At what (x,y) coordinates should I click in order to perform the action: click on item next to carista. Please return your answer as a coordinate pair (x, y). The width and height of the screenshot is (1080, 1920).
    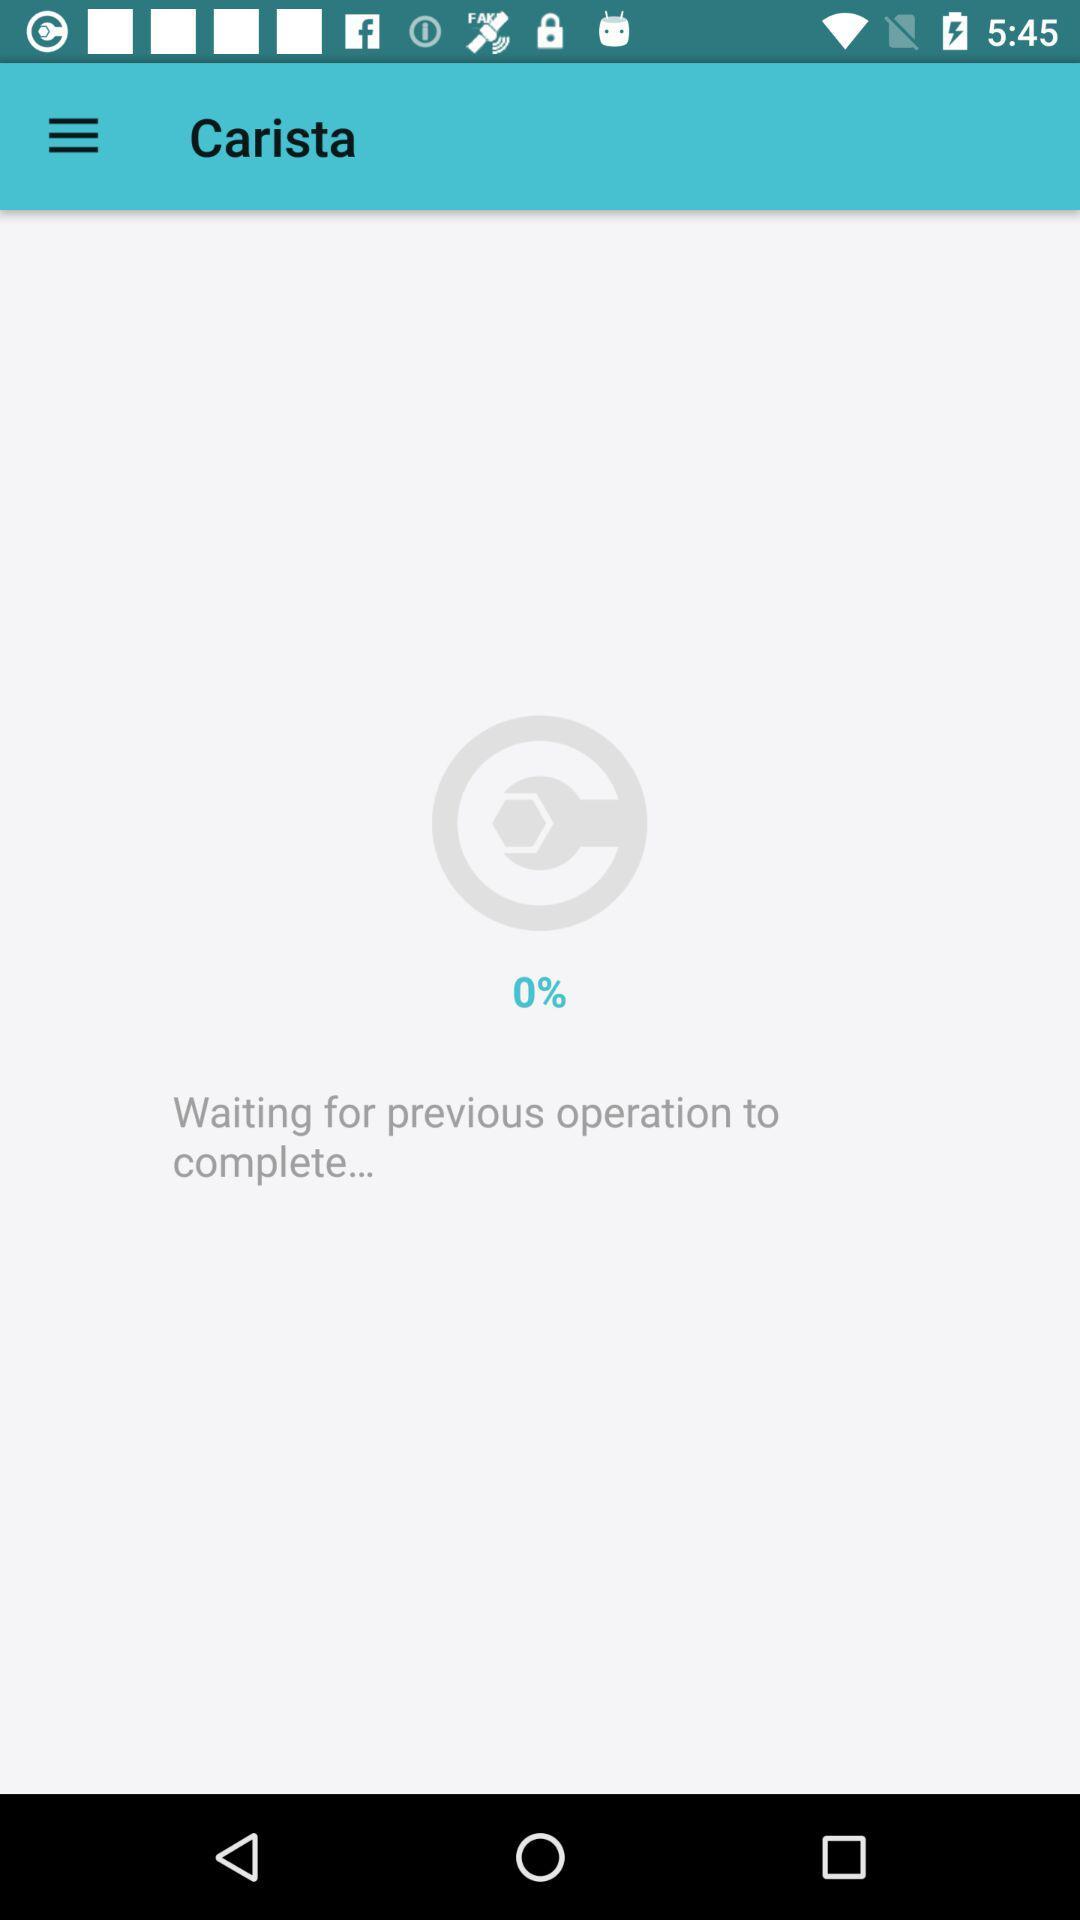
    Looking at the image, I should click on (72, 135).